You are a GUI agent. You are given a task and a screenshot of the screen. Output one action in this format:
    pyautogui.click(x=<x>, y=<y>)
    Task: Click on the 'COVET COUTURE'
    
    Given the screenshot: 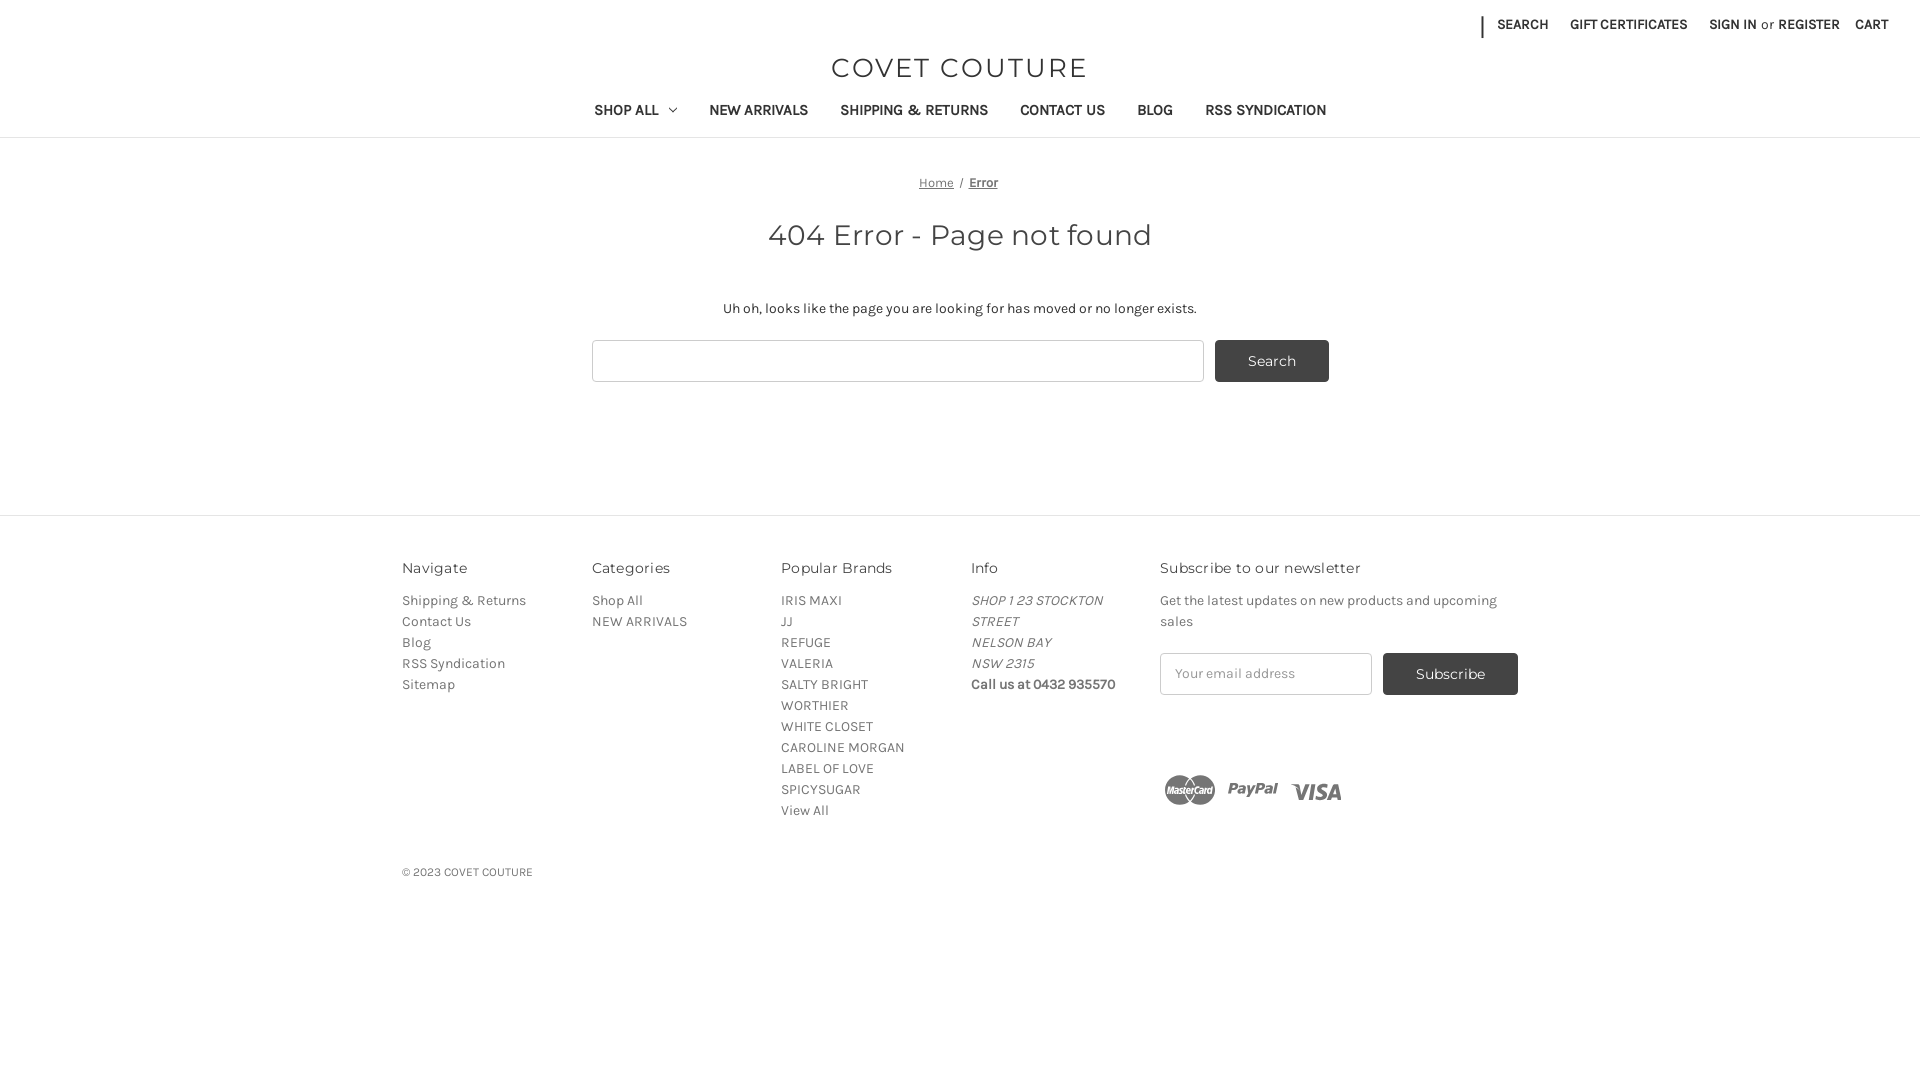 What is the action you would take?
    pyautogui.click(x=958, y=67)
    